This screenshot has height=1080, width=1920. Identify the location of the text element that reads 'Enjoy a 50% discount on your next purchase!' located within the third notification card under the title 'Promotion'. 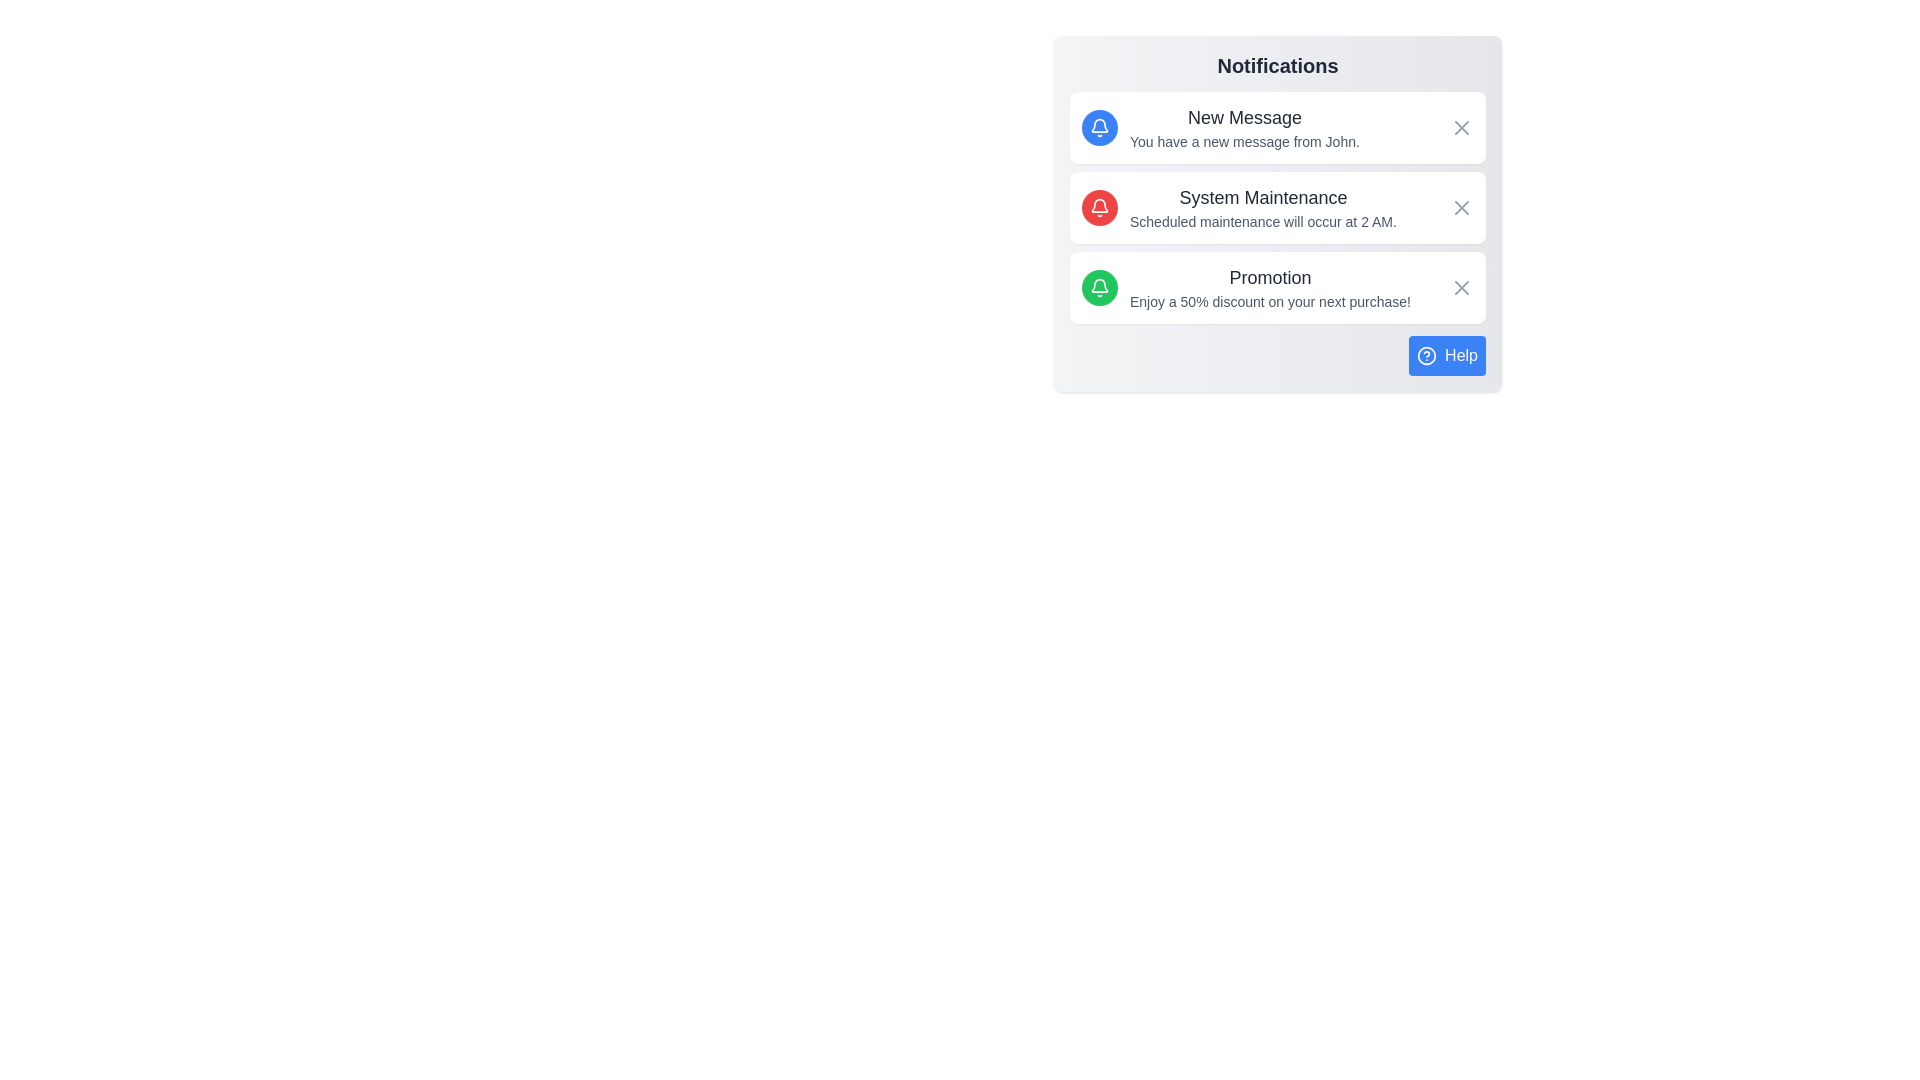
(1269, 301).